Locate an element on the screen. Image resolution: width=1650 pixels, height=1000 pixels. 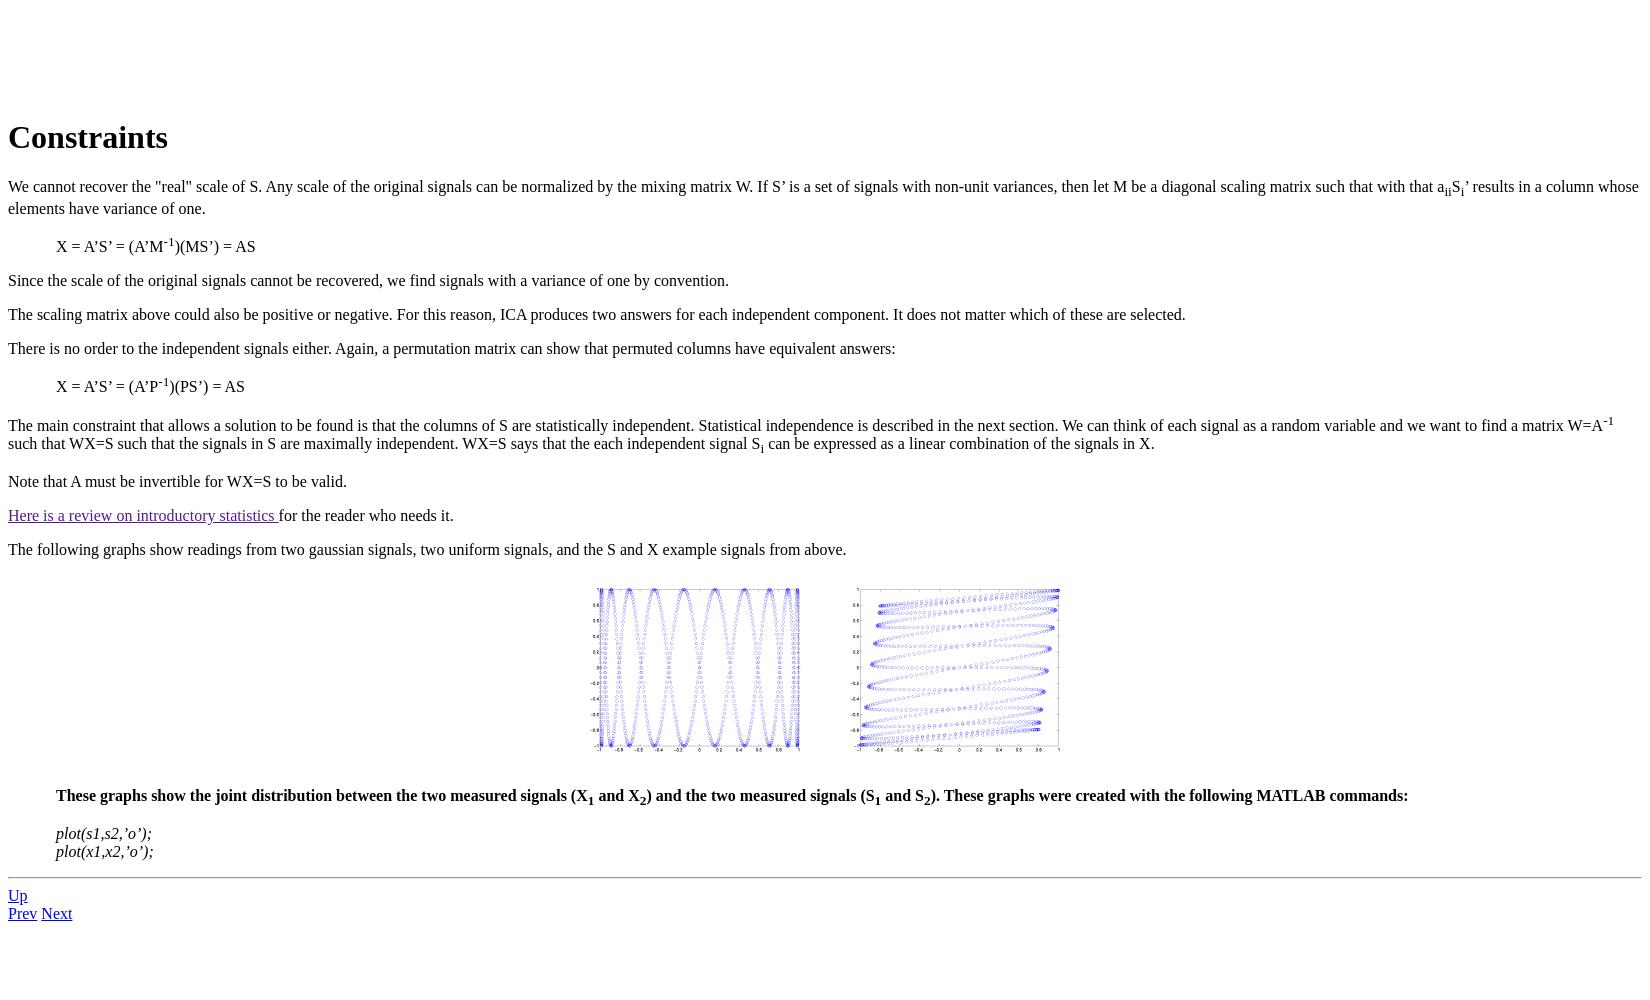
'plot(x1,x2,’o’);' is located at coordinates (55, 850).